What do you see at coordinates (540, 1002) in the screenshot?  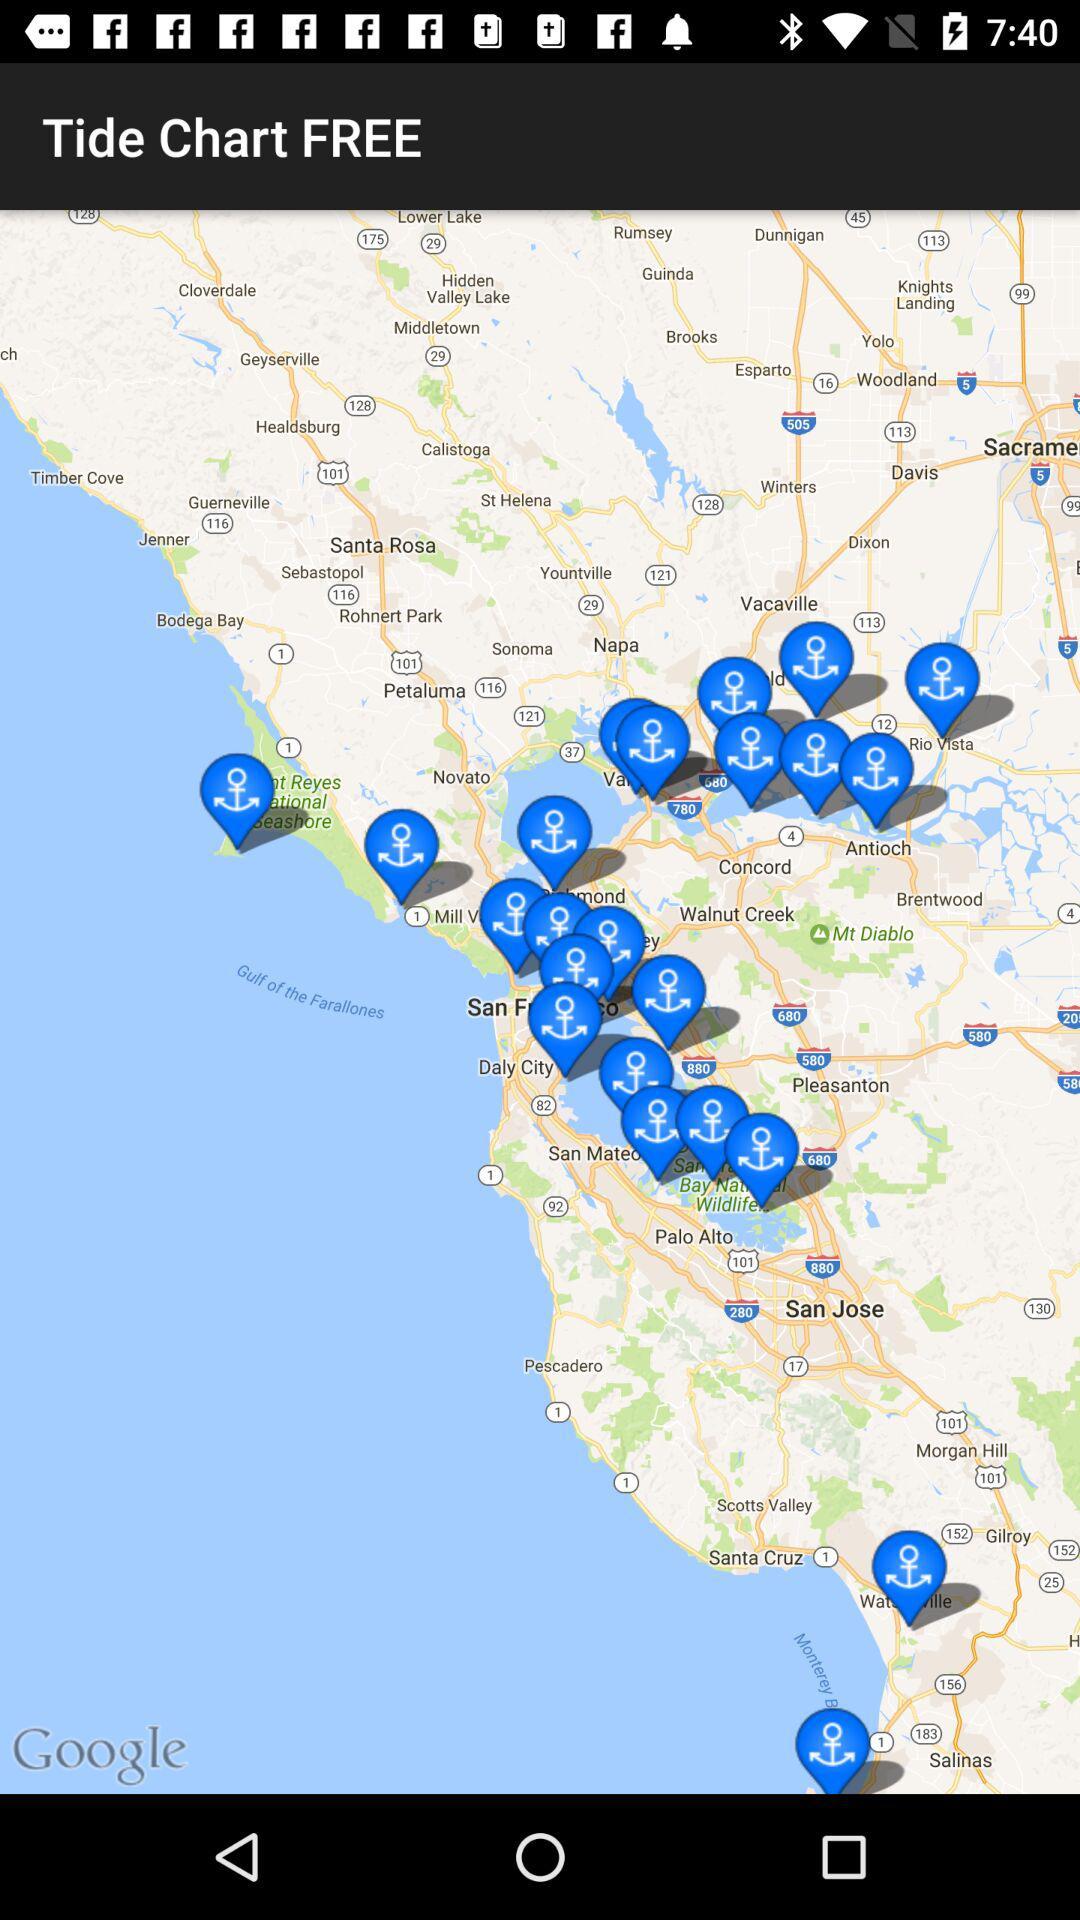 I see `the item below tide chart free` at bounding box center [540, 1002].